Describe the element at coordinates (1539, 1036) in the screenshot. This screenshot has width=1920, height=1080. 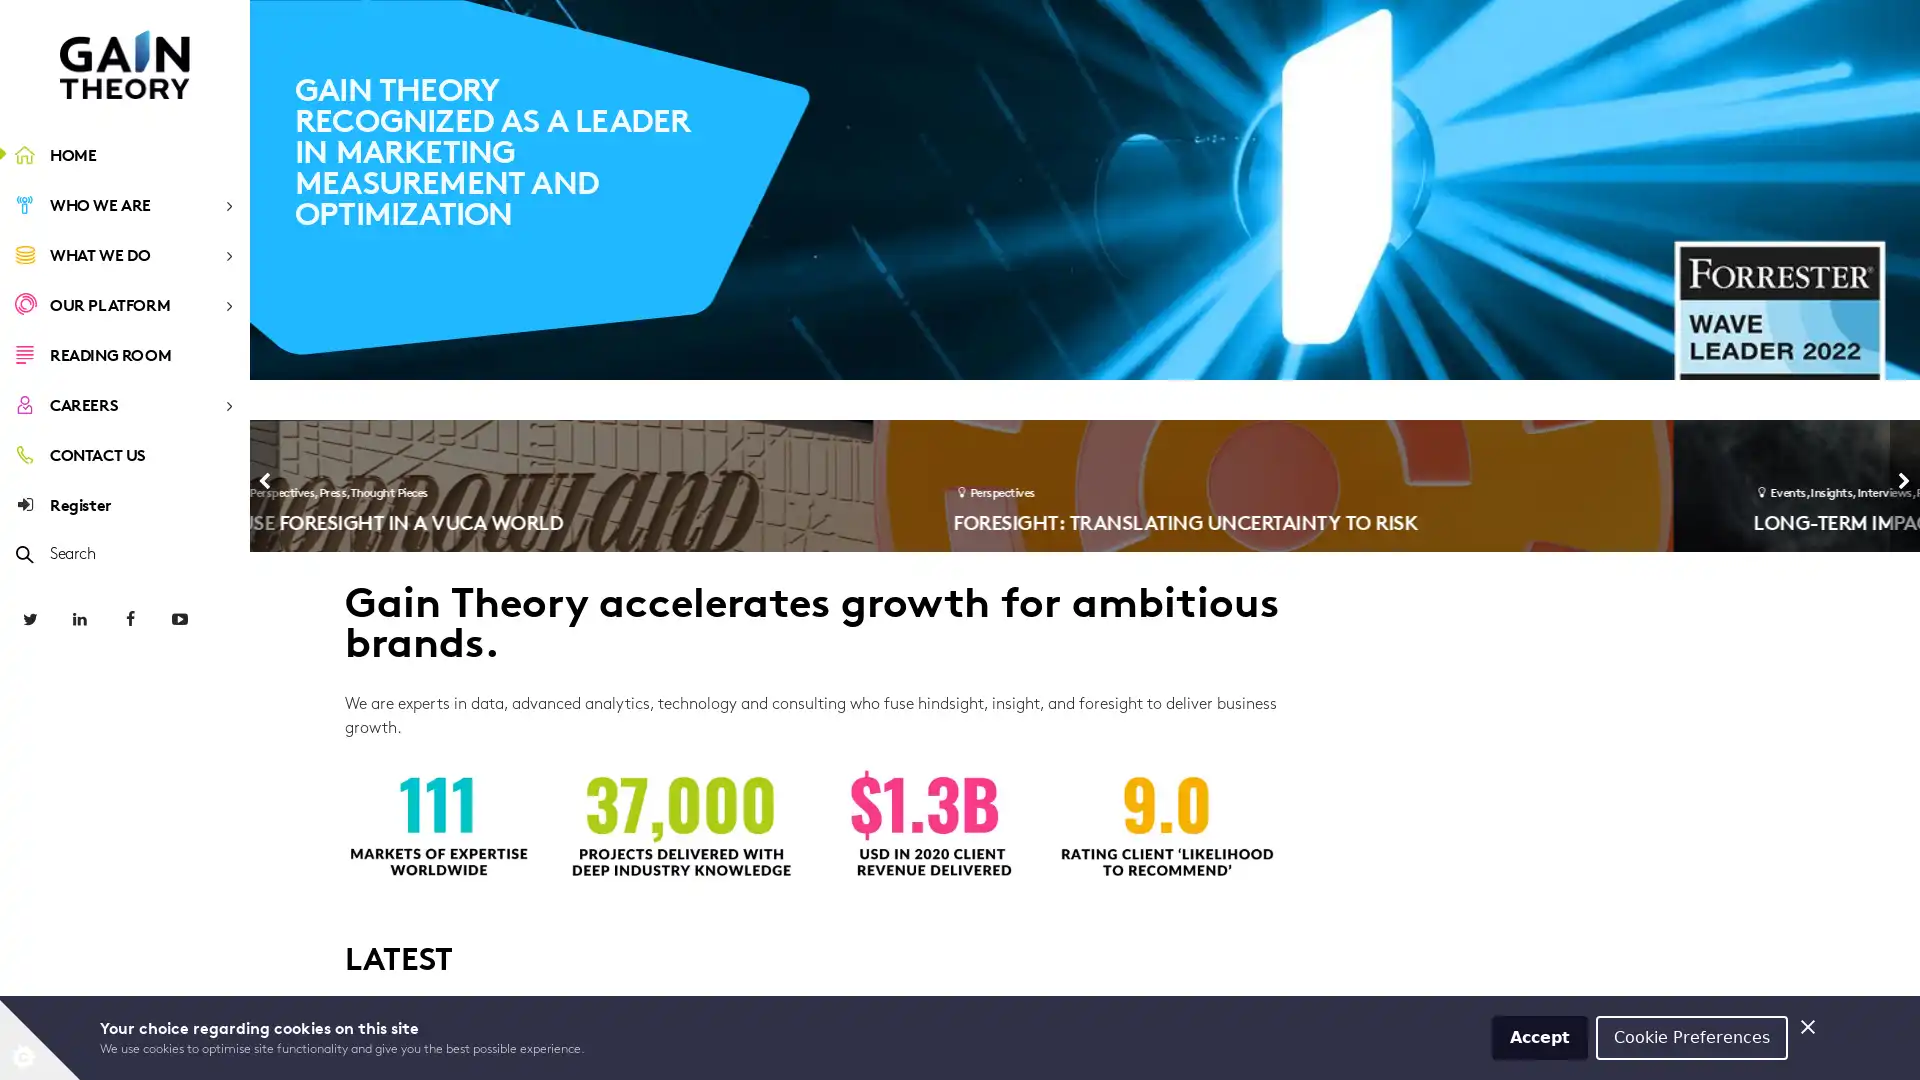
I see `Accept` at that location.